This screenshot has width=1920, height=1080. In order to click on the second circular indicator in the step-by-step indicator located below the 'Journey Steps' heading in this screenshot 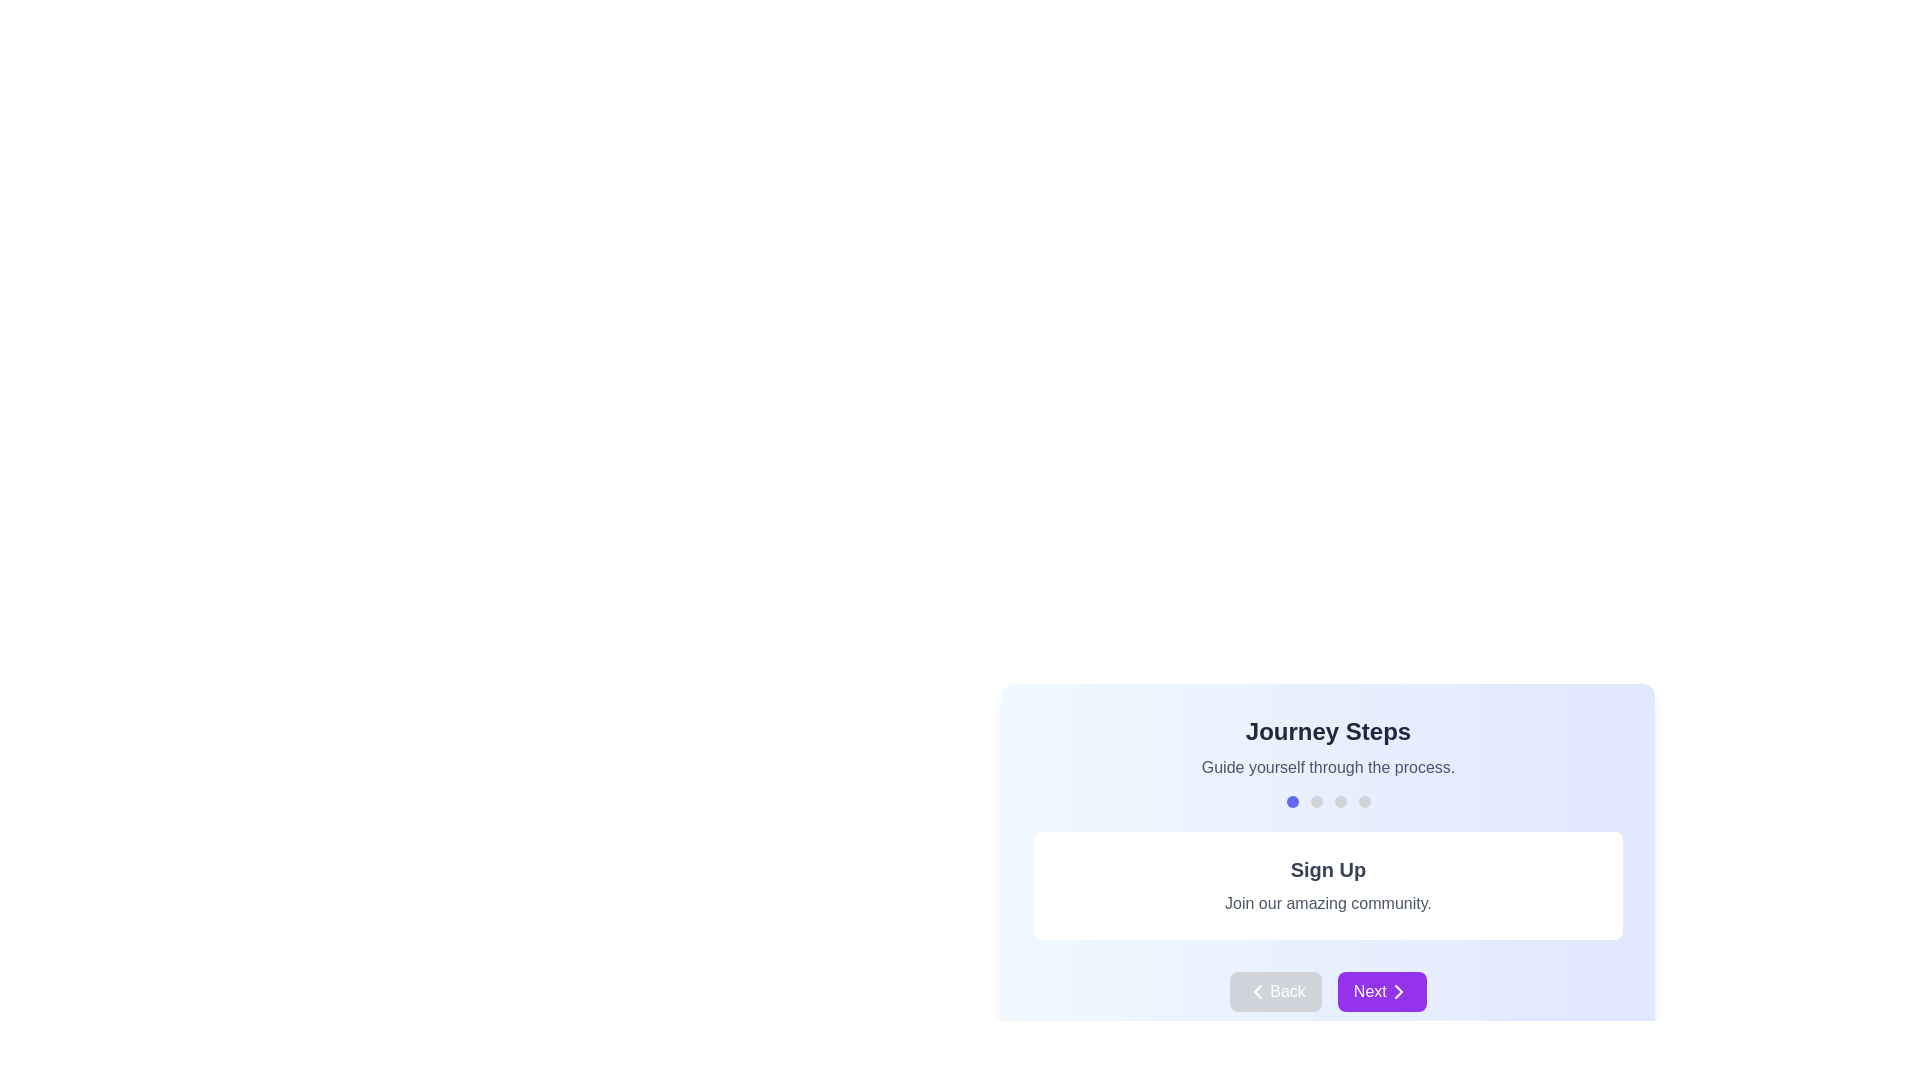, I will do `click(1316, 801)`.